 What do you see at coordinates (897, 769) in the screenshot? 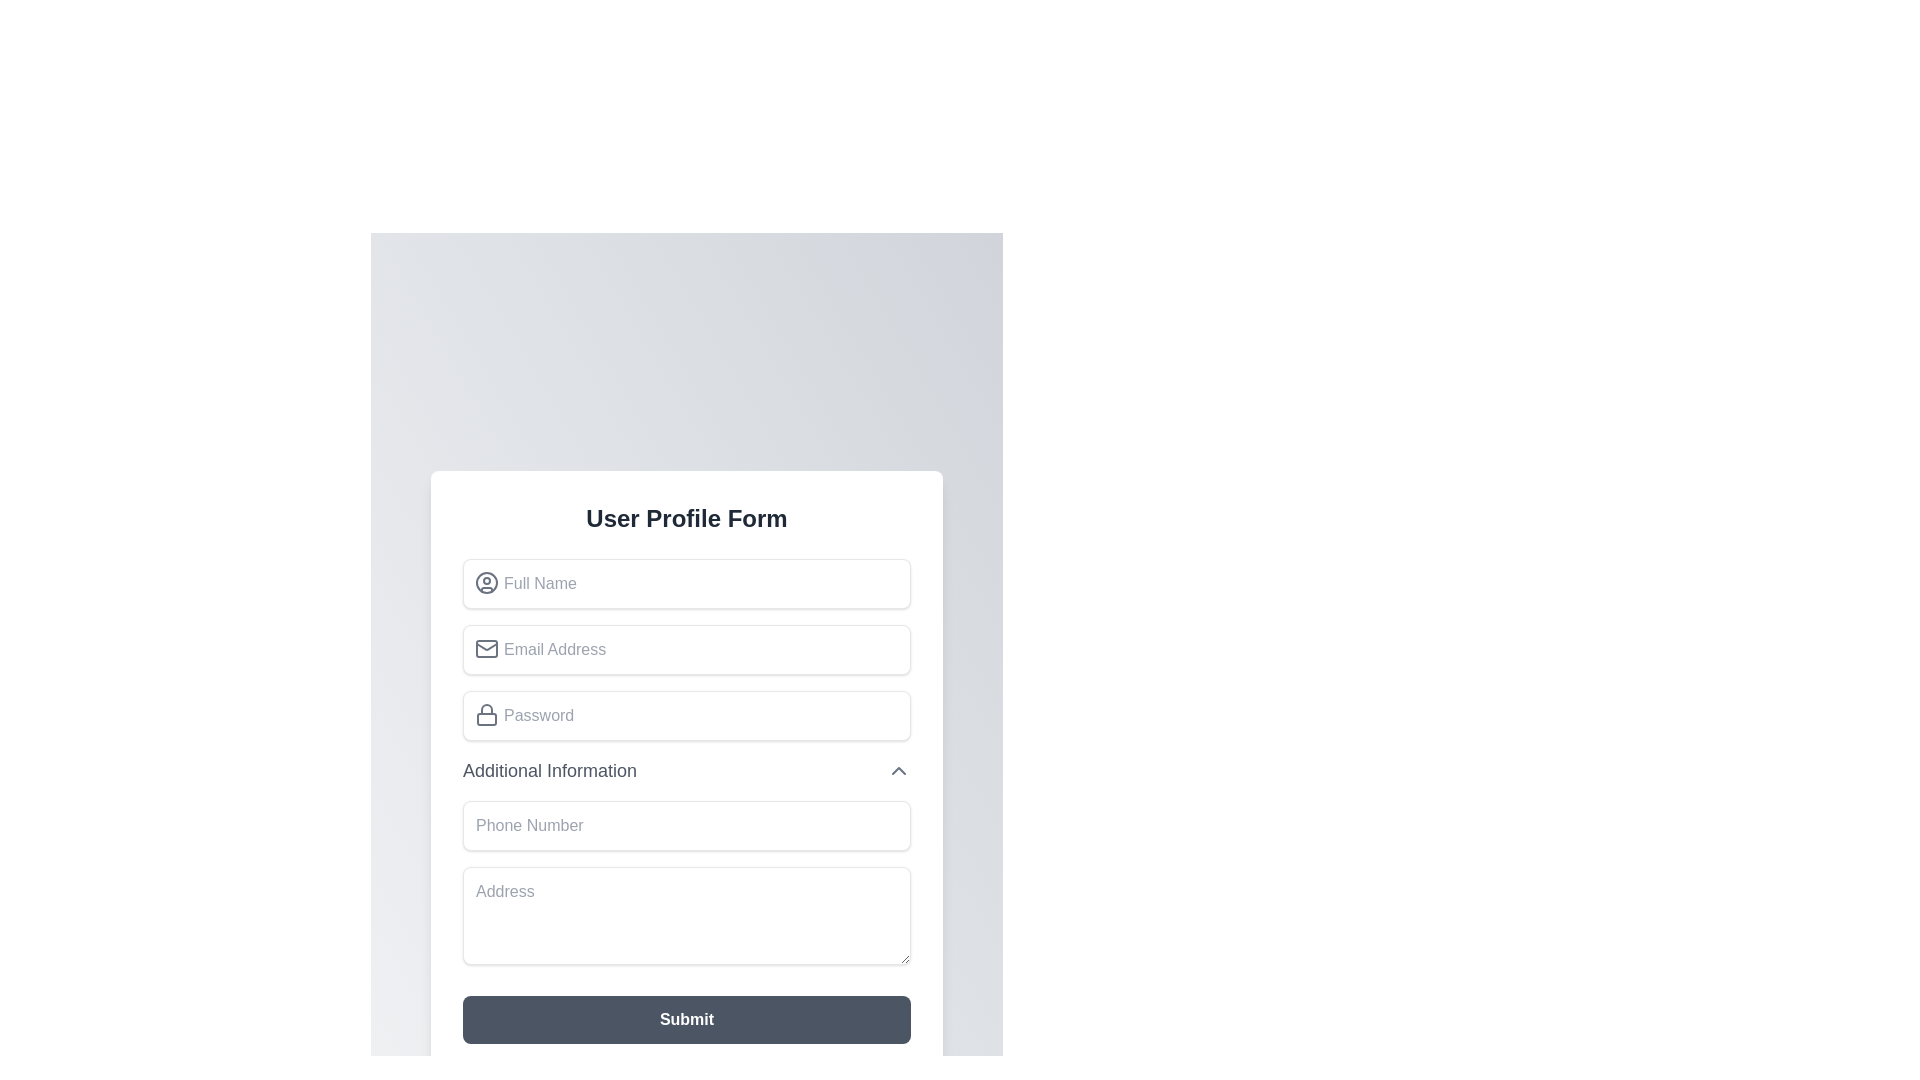
I see `the button with an upward-pointing arrow icon located to the right of 'Additional Information'` at bounding box center [897, 769].